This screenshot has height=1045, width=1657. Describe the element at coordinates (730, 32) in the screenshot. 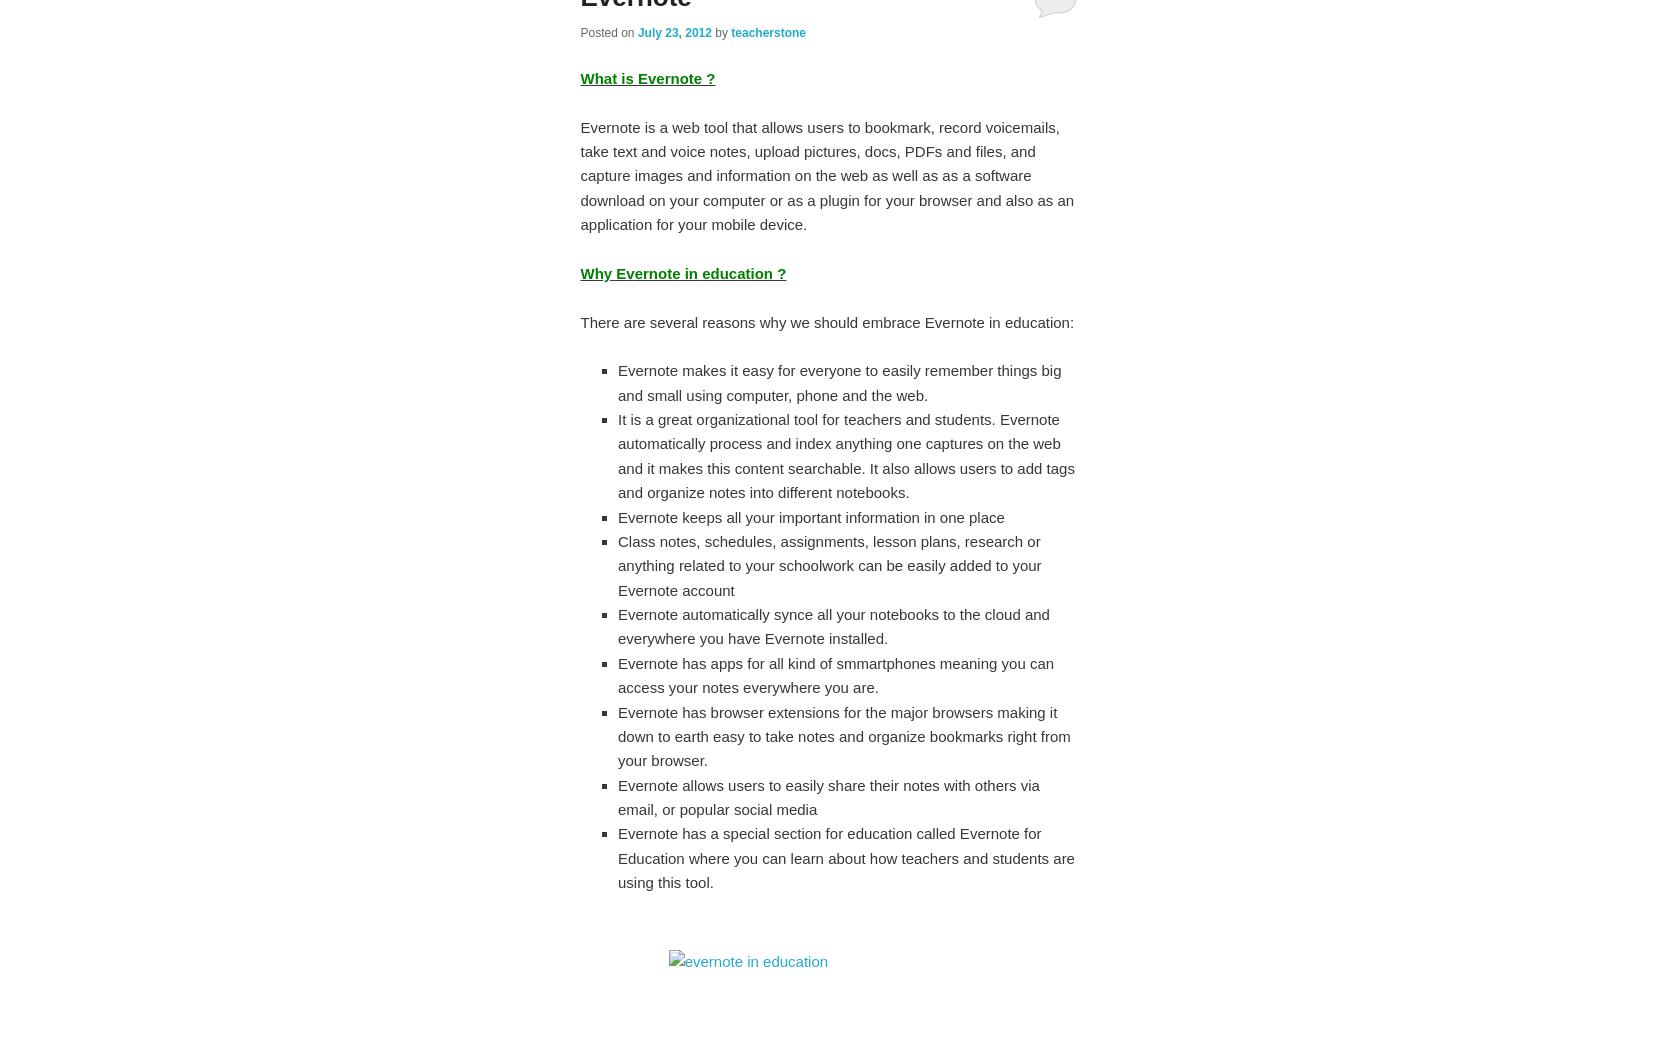

I see `'teacherstone'` at that location.